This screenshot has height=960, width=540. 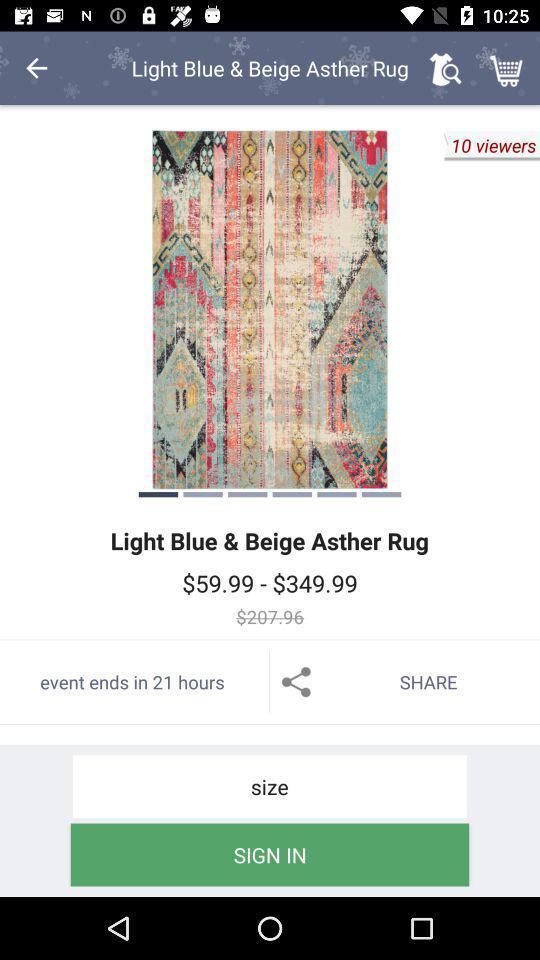 I want to click on the item at the top left corner, so click(x=36, y=68).